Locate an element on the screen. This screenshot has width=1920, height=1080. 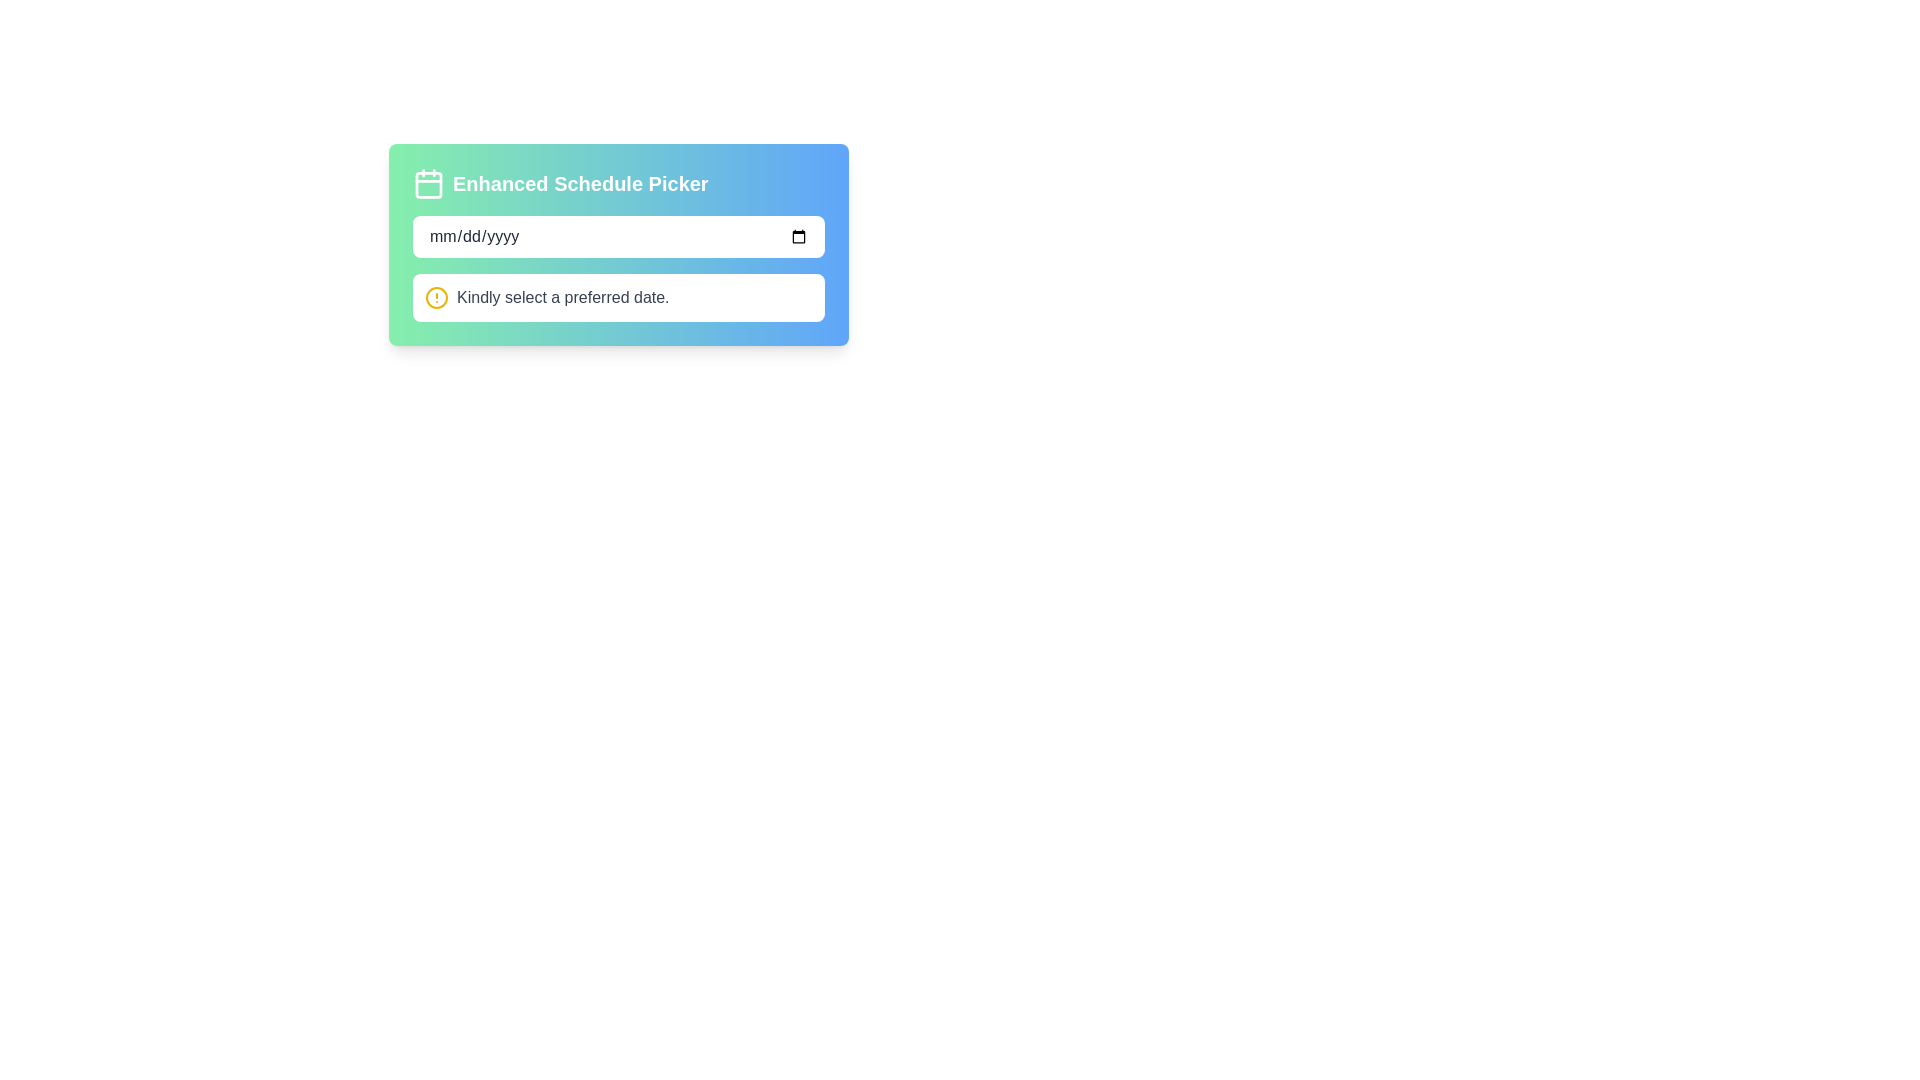
informational text displayed below the input field, which serves as a prompt or warning to the user is located at coordinates (618, 297).